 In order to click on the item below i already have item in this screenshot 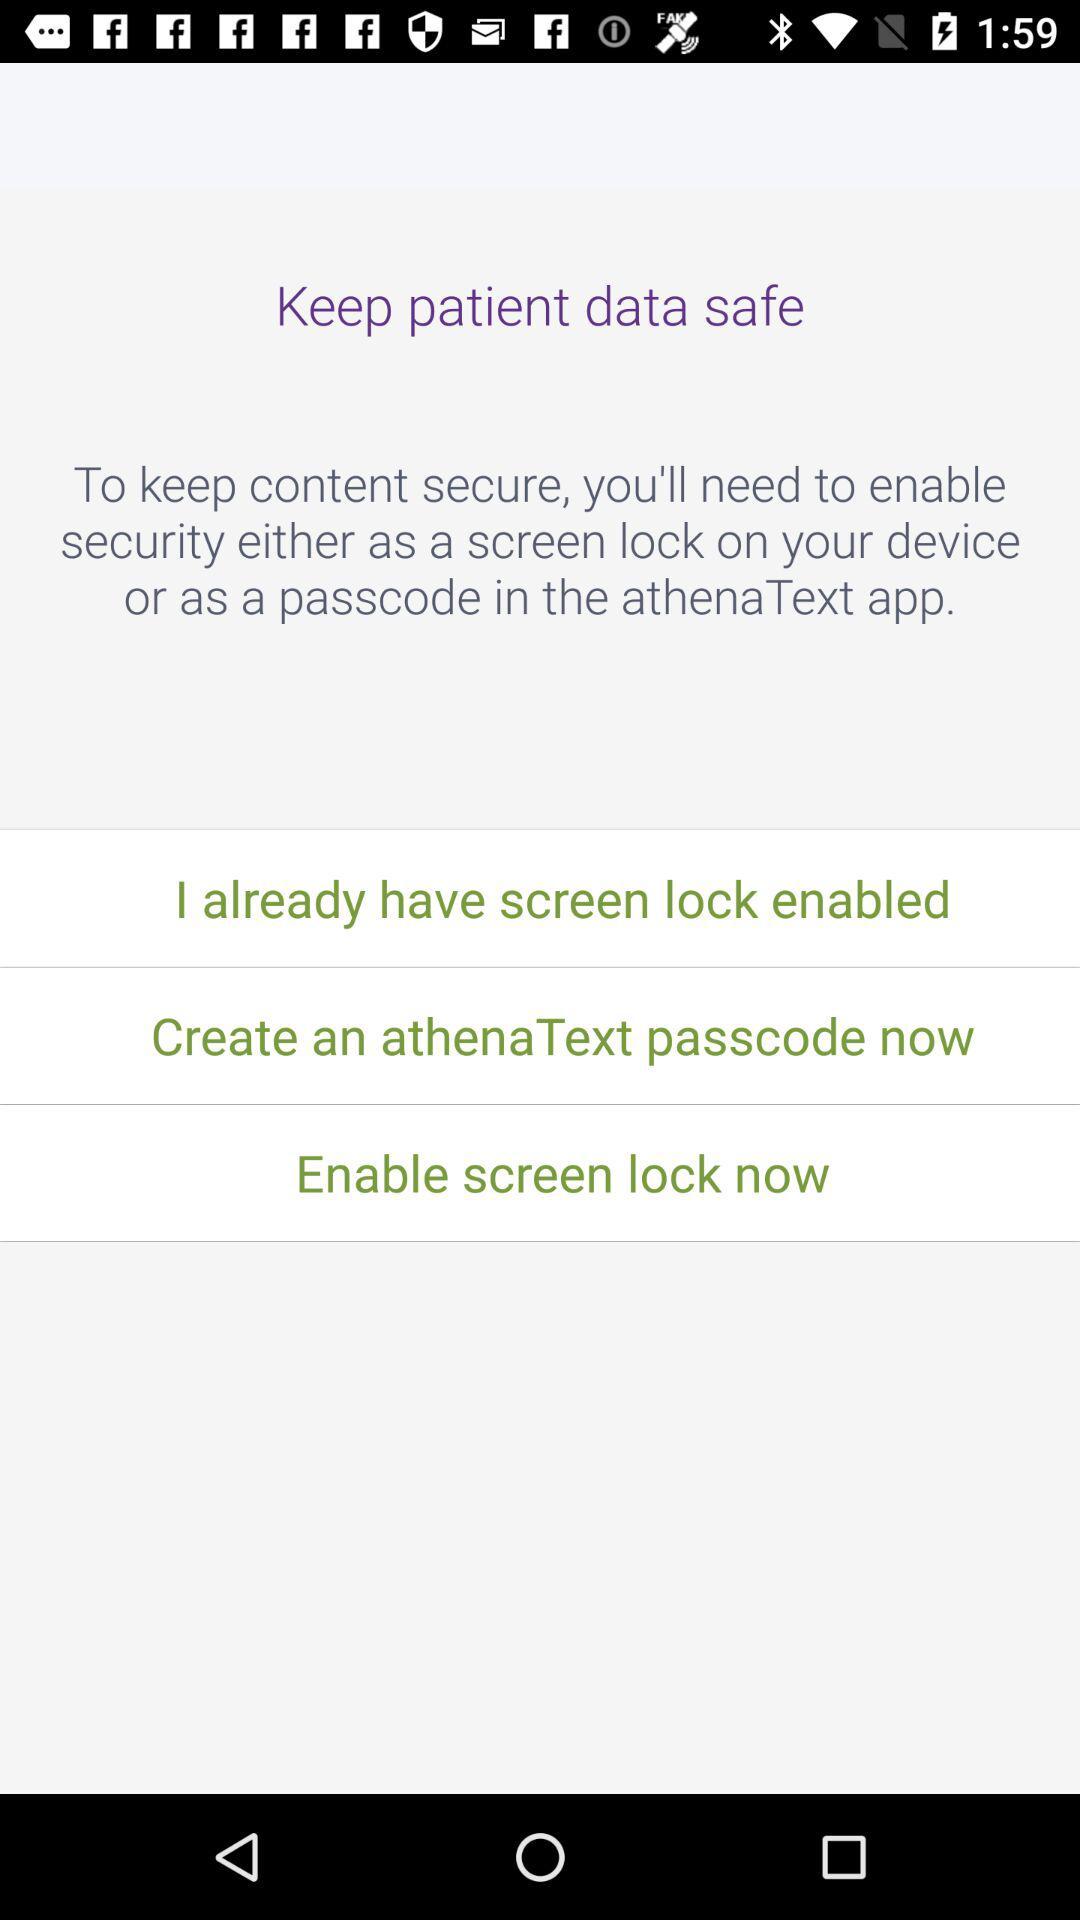, I will do `click(540, 1035)`.